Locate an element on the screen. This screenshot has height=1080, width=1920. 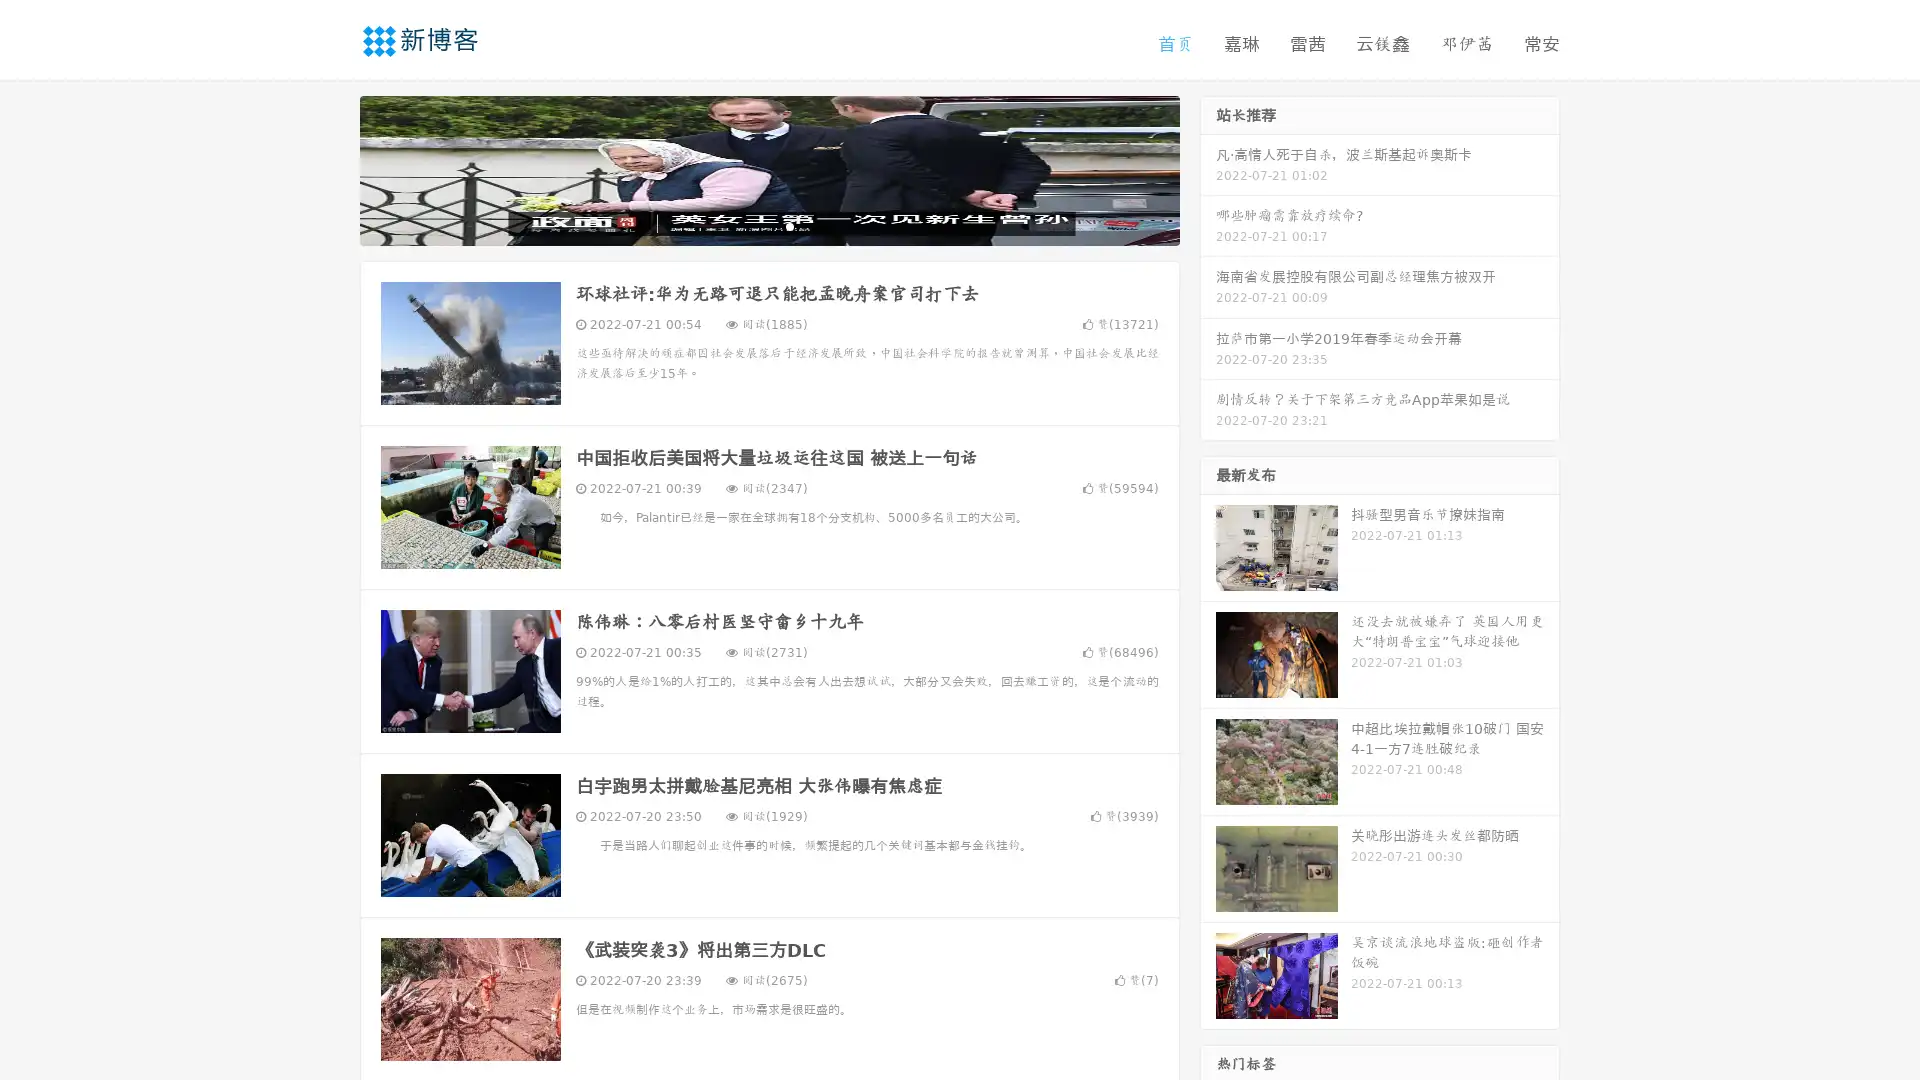
Go to slide 2 is located at coordinates (768, 225).